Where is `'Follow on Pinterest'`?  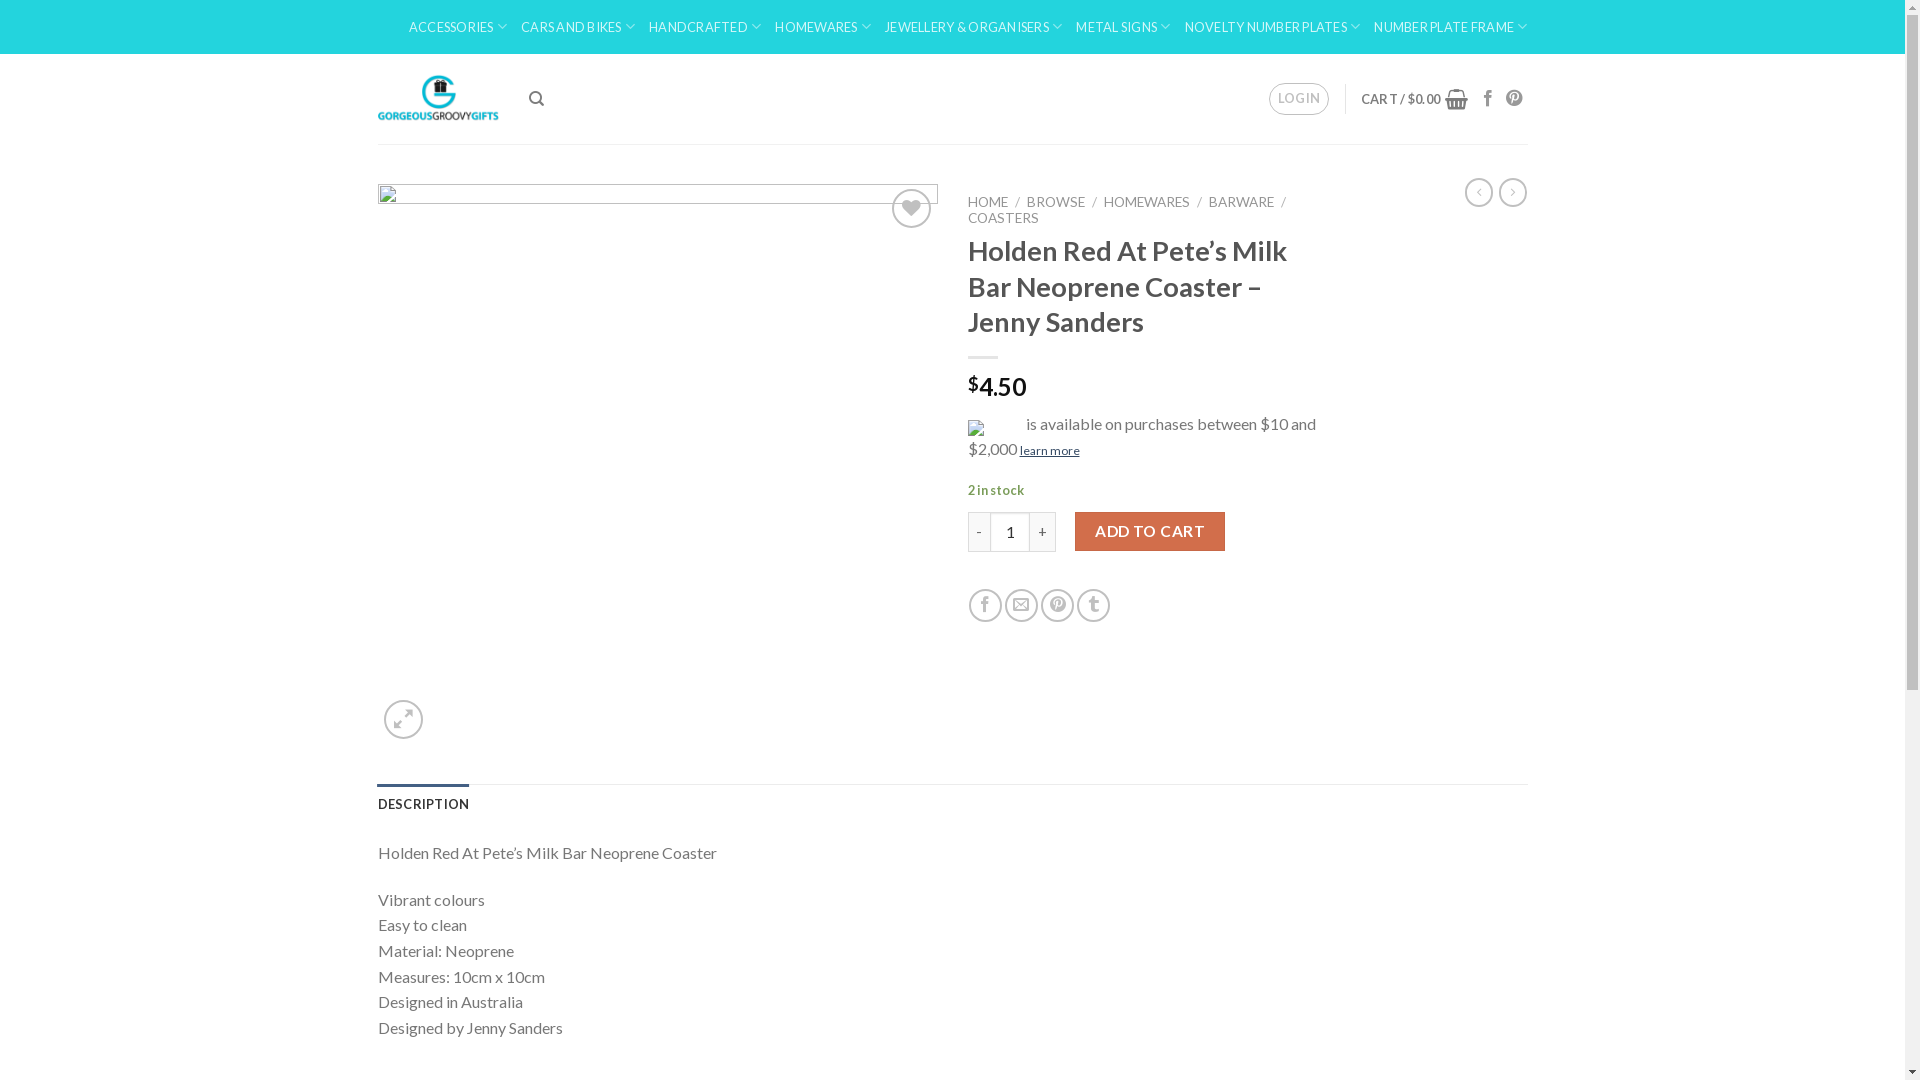 'Follow on Pinterest' is located at coordinates (1513, 99).